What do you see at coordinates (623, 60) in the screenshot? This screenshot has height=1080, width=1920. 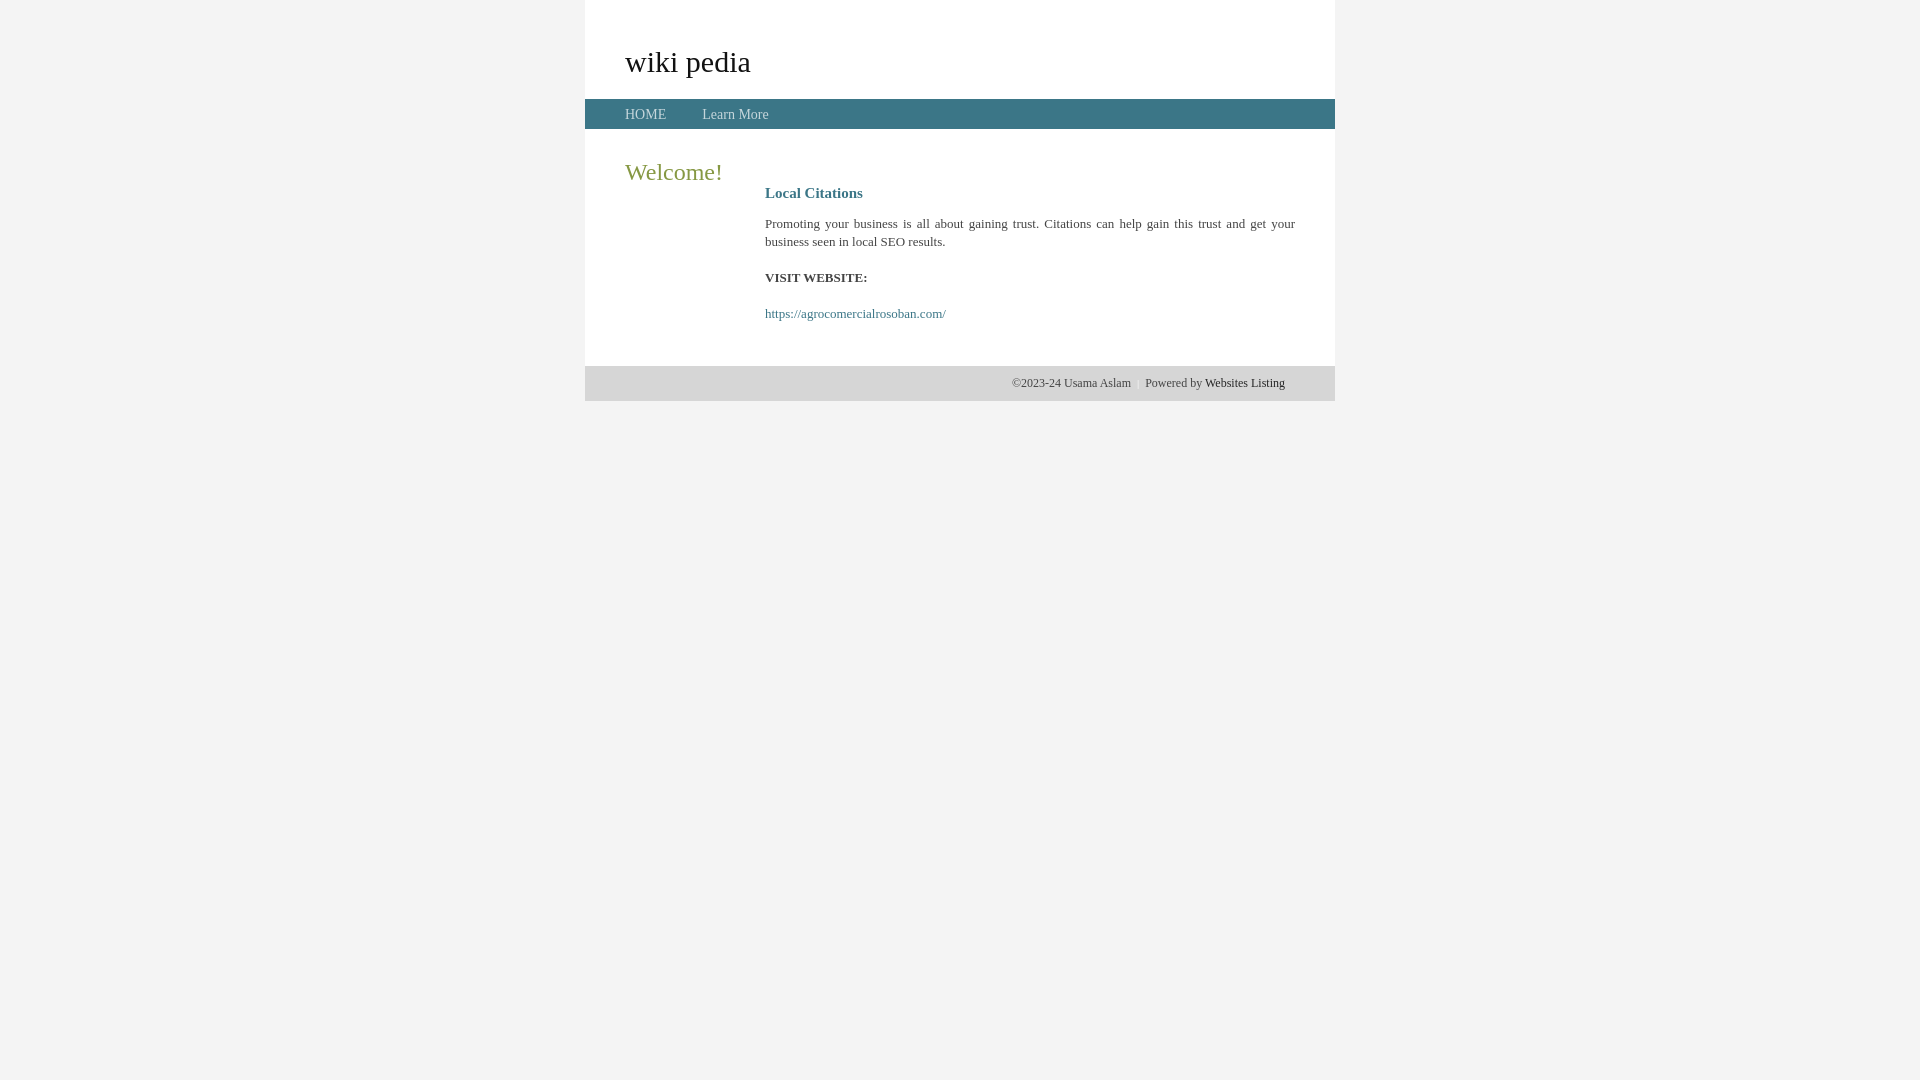 I see `'wiki pedia'` at bounding box center [623, 60].